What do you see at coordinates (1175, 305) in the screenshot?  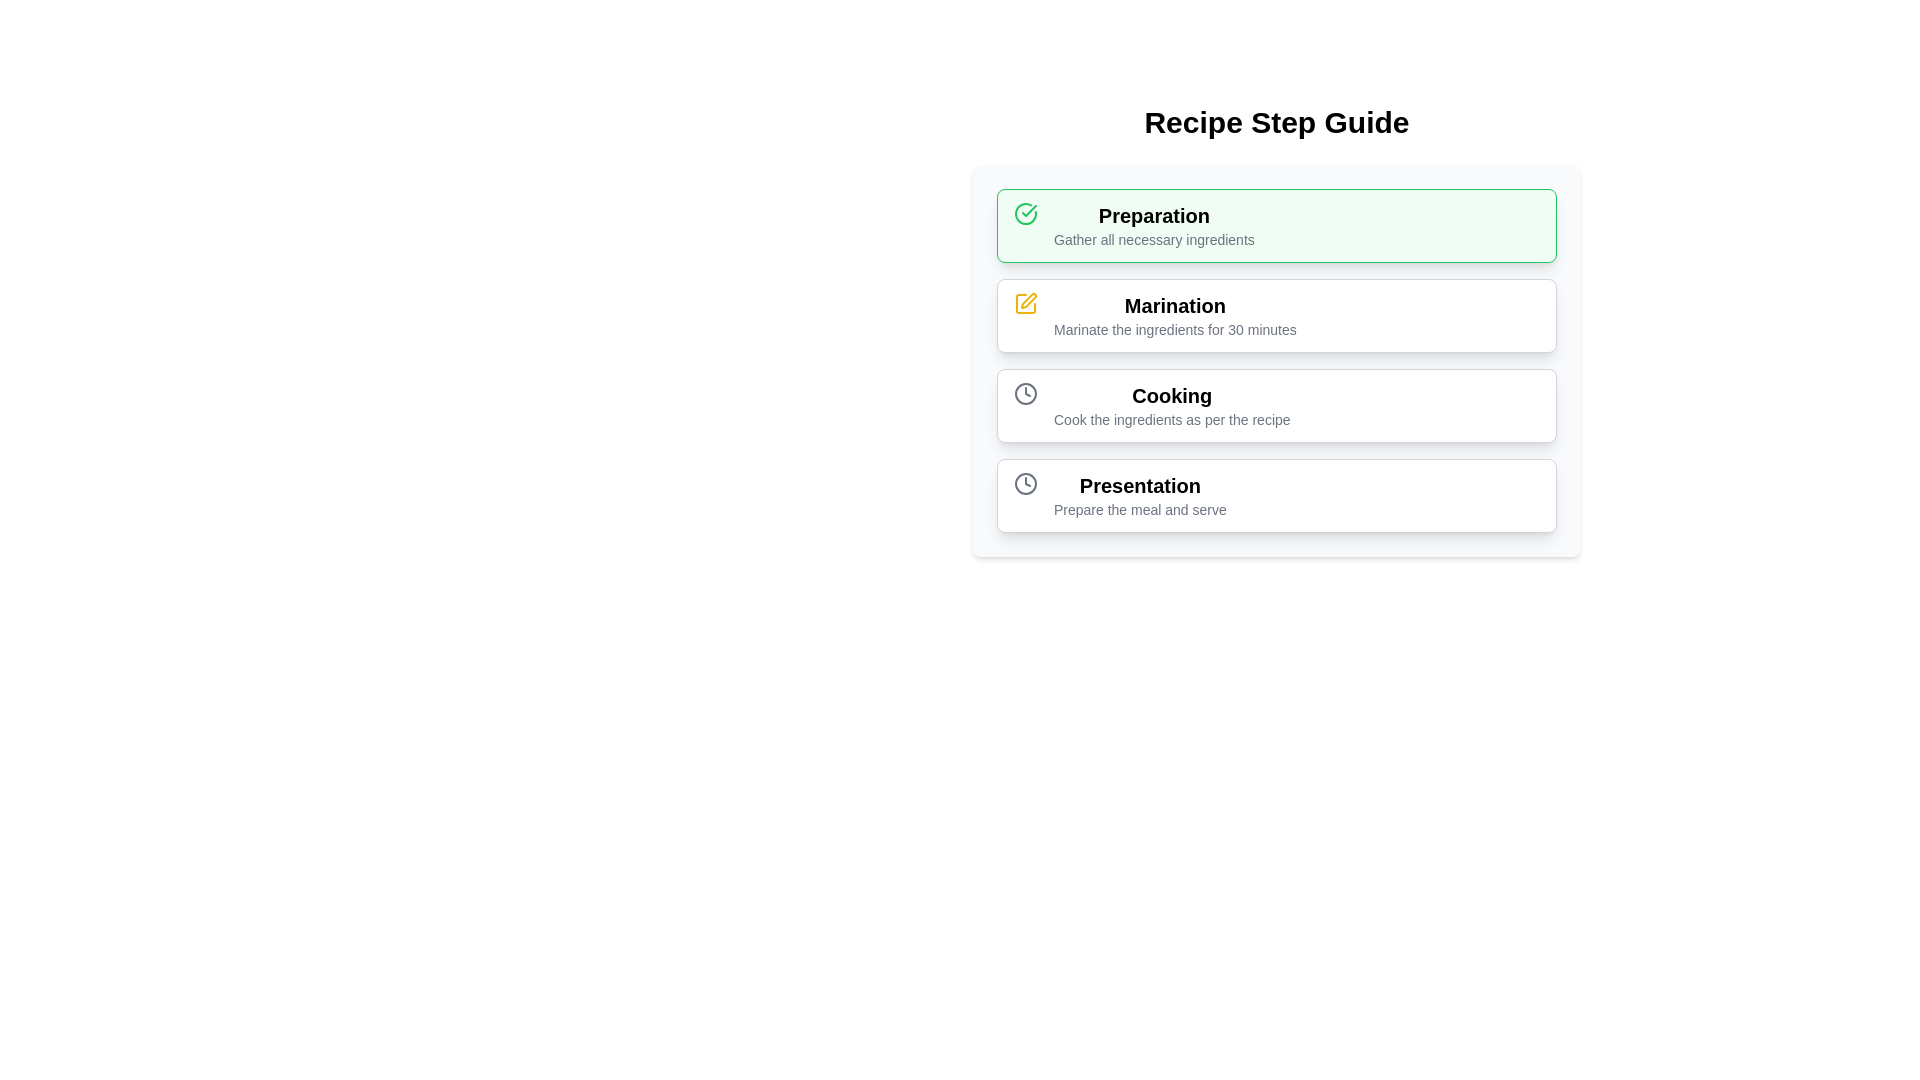 I see `the 'Marination' text label, which is a large, bold heading positioned in the second section of the 'Recipe Step Guide', above the 'Cooking' step and below the 'Preparation' step` at bounding box center [1175, 305].